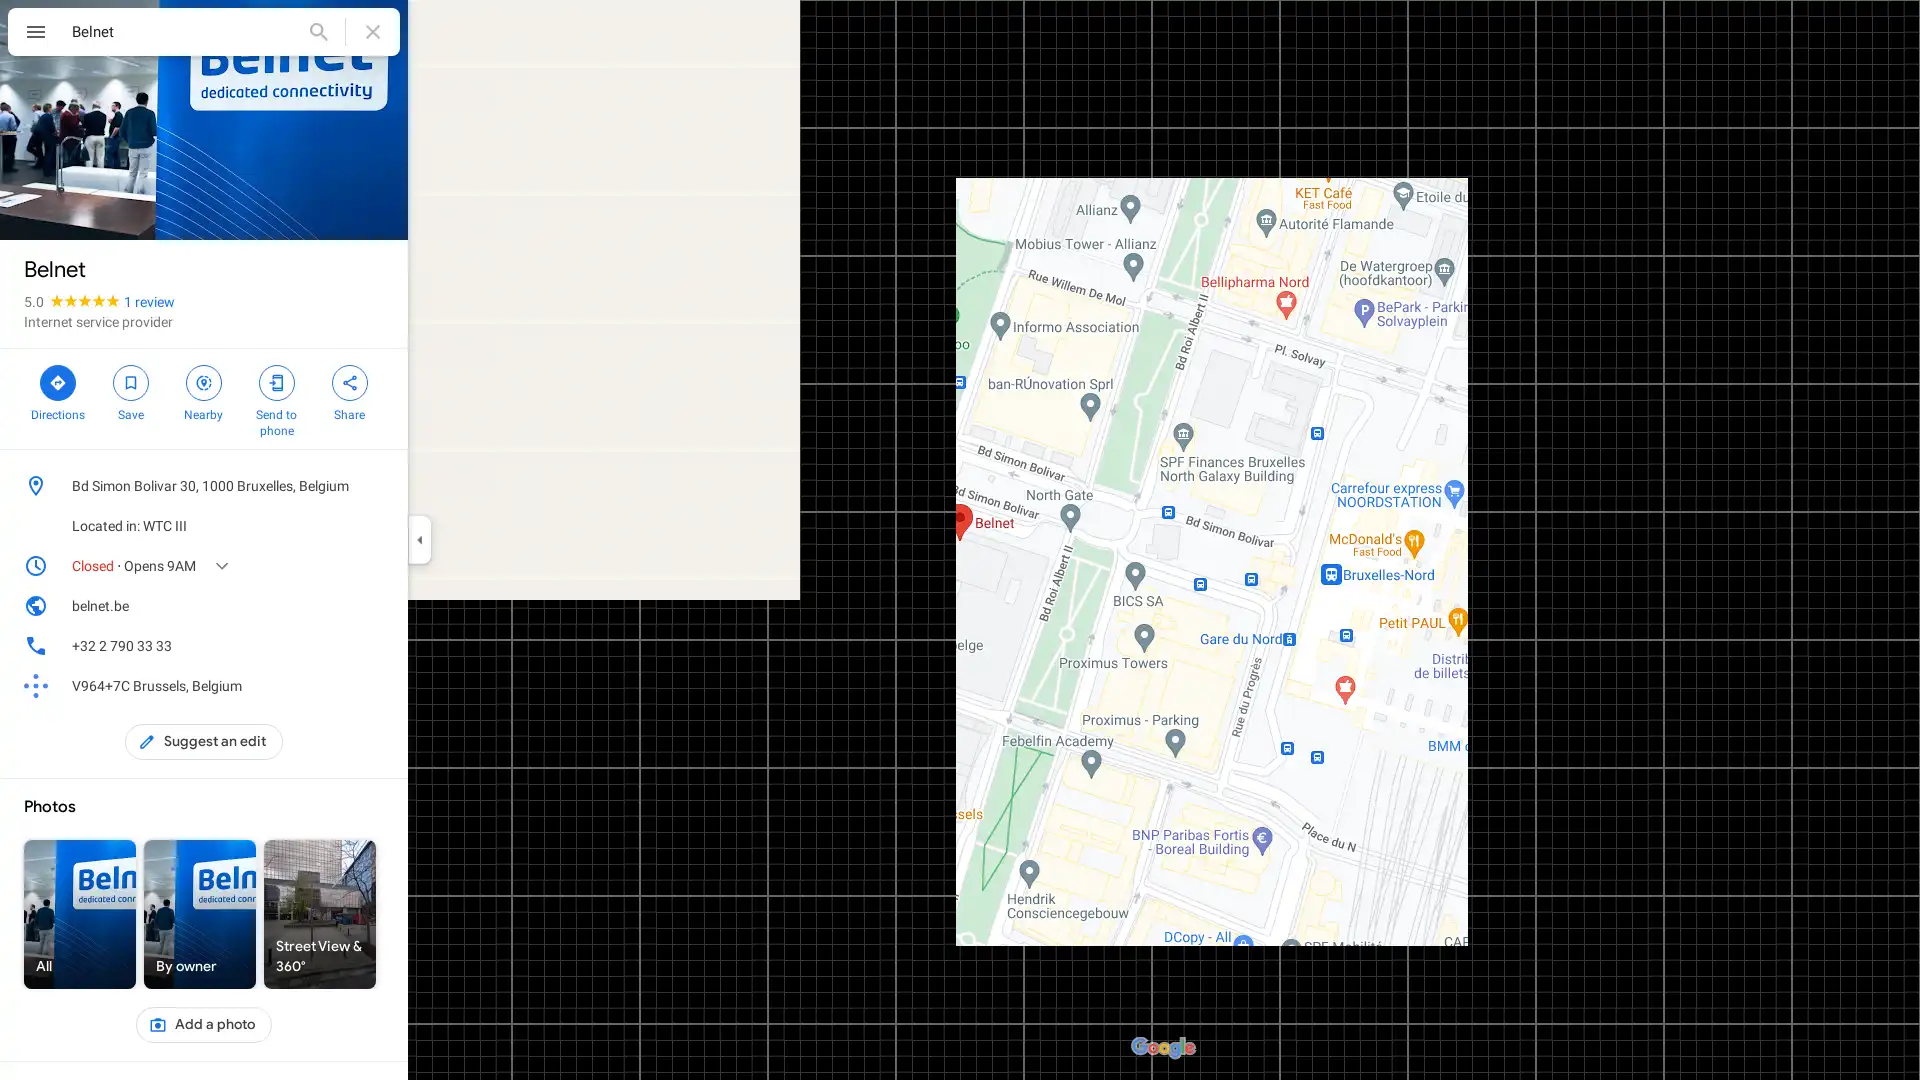  I want to click on 2 photos, so click(67, 207).